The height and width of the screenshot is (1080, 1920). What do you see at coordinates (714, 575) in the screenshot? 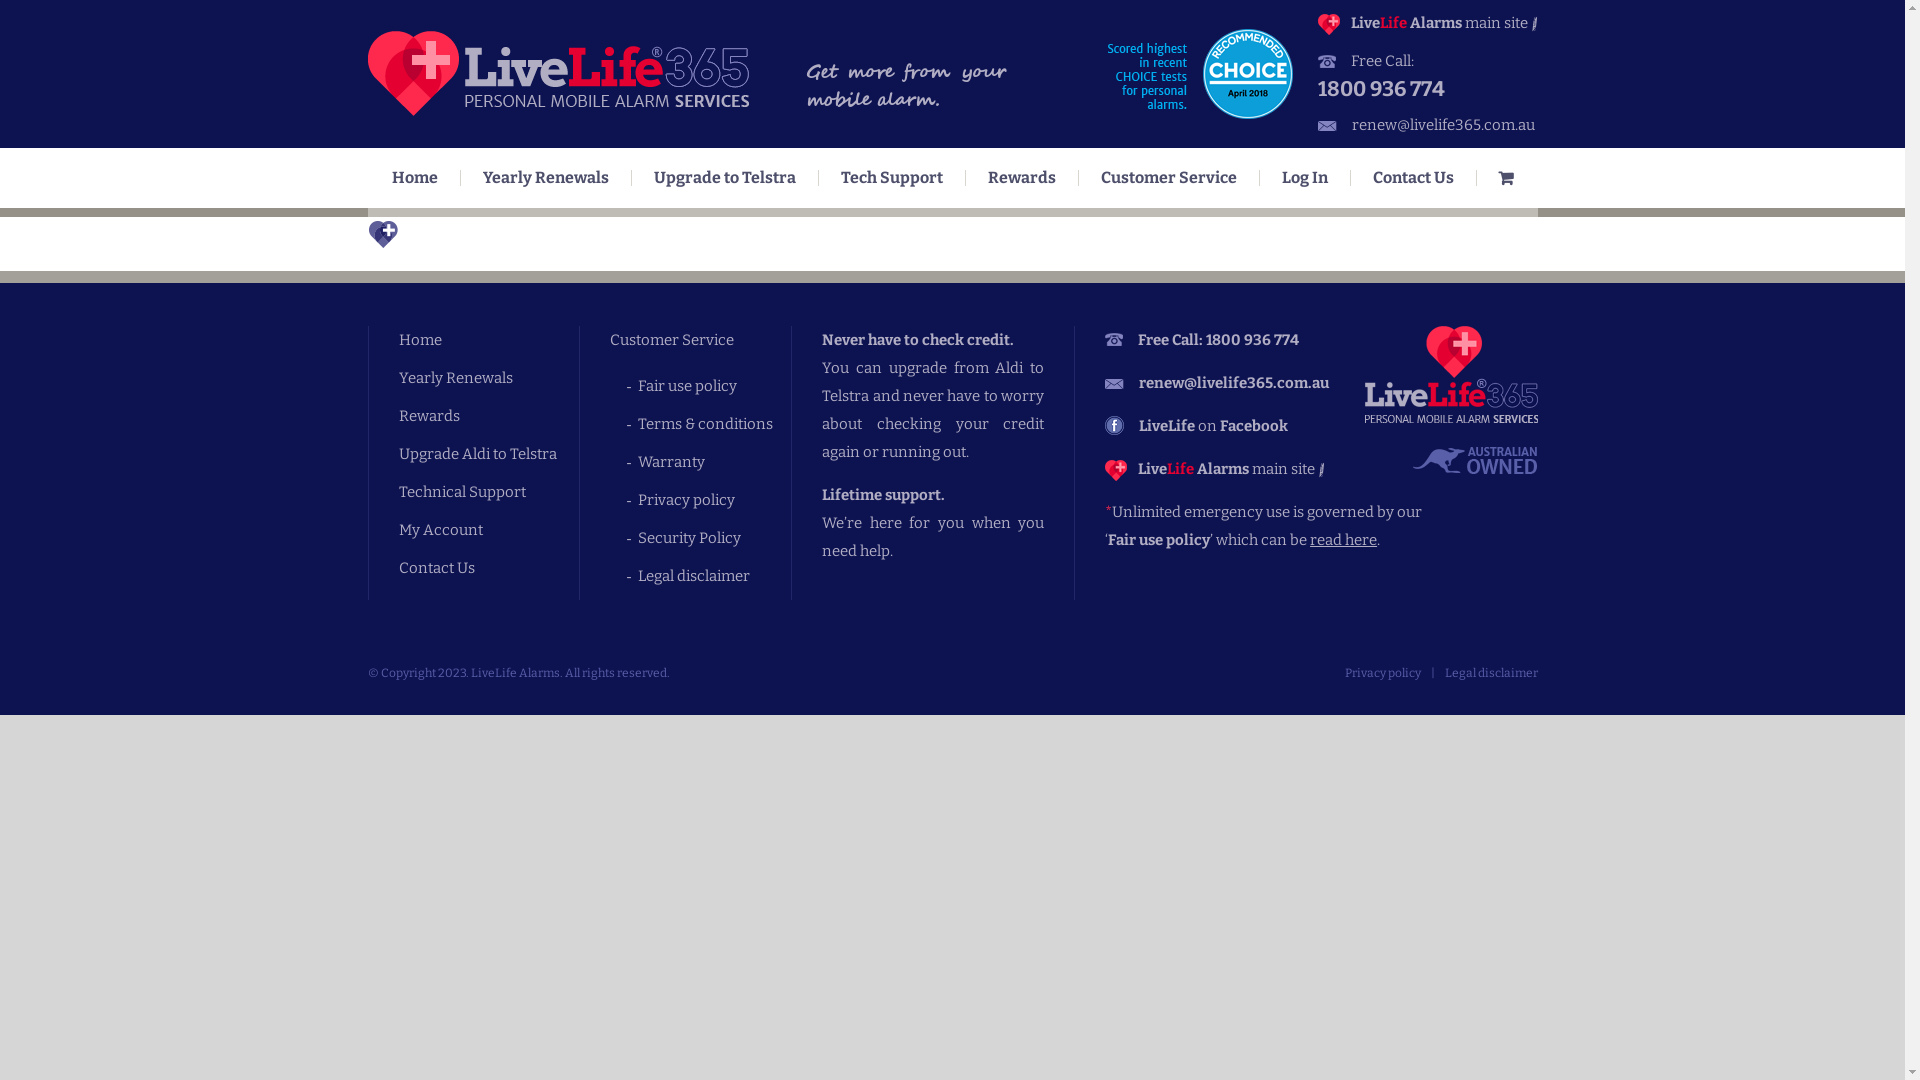
I see `'Legal disclaimer'` at bounding box center [714, 575].